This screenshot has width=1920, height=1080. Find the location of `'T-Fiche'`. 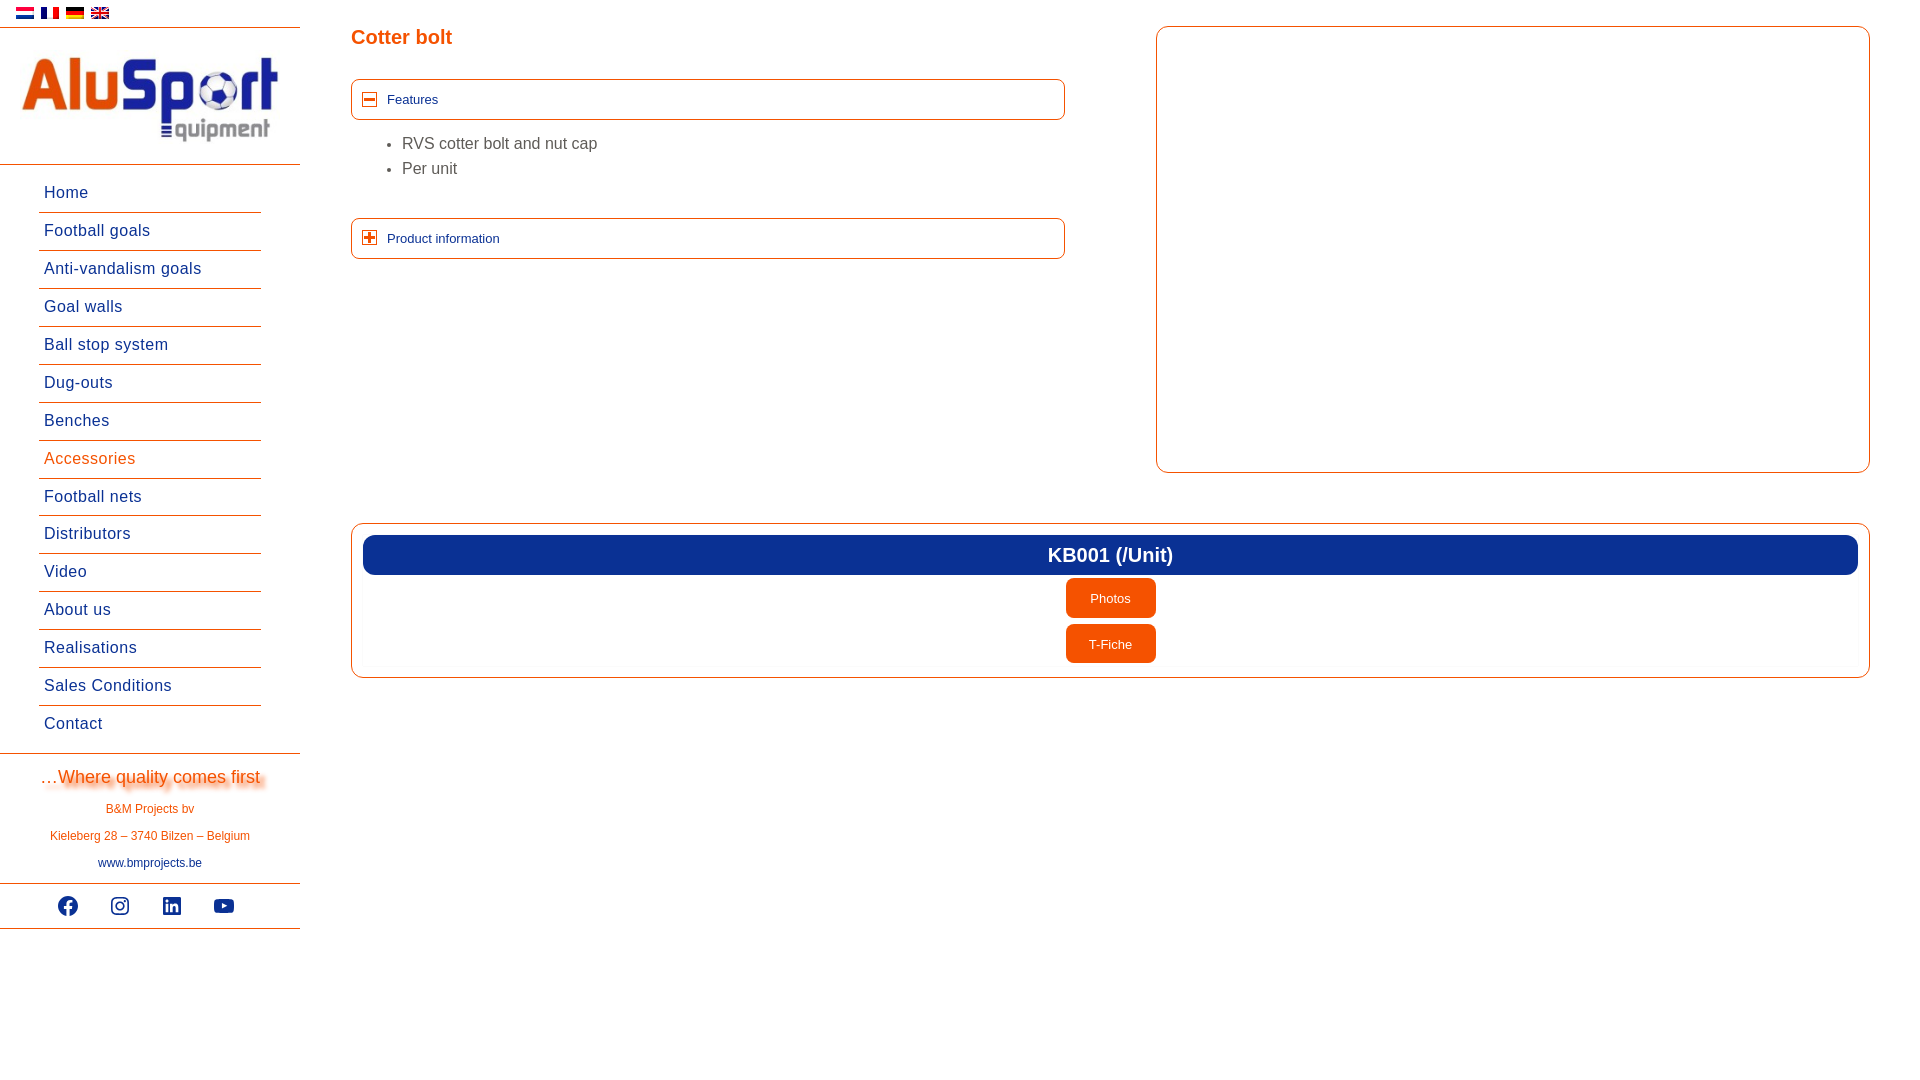

'T-Fiche' is located at coordinates (1109, 644).